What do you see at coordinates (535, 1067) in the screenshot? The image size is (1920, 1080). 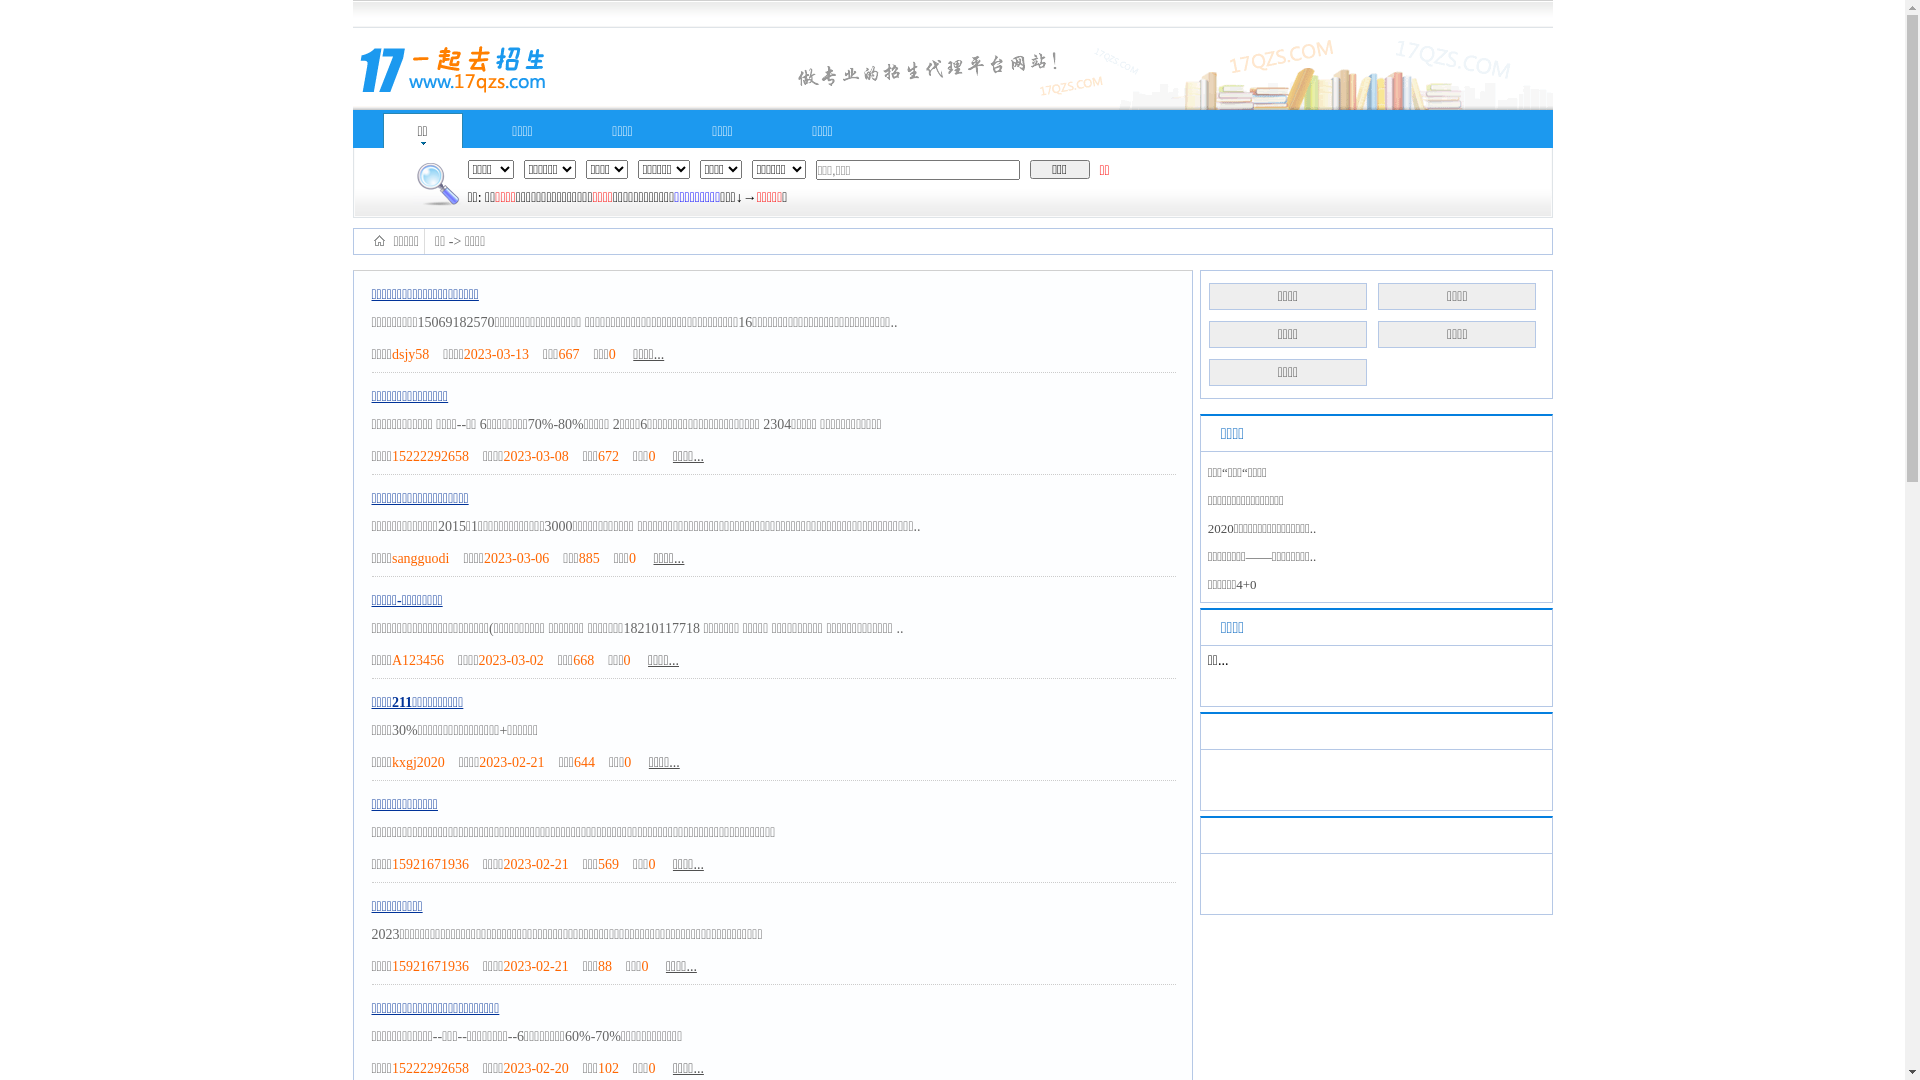 I see `'2023-02-20'` at bounding box center [535, 1067].